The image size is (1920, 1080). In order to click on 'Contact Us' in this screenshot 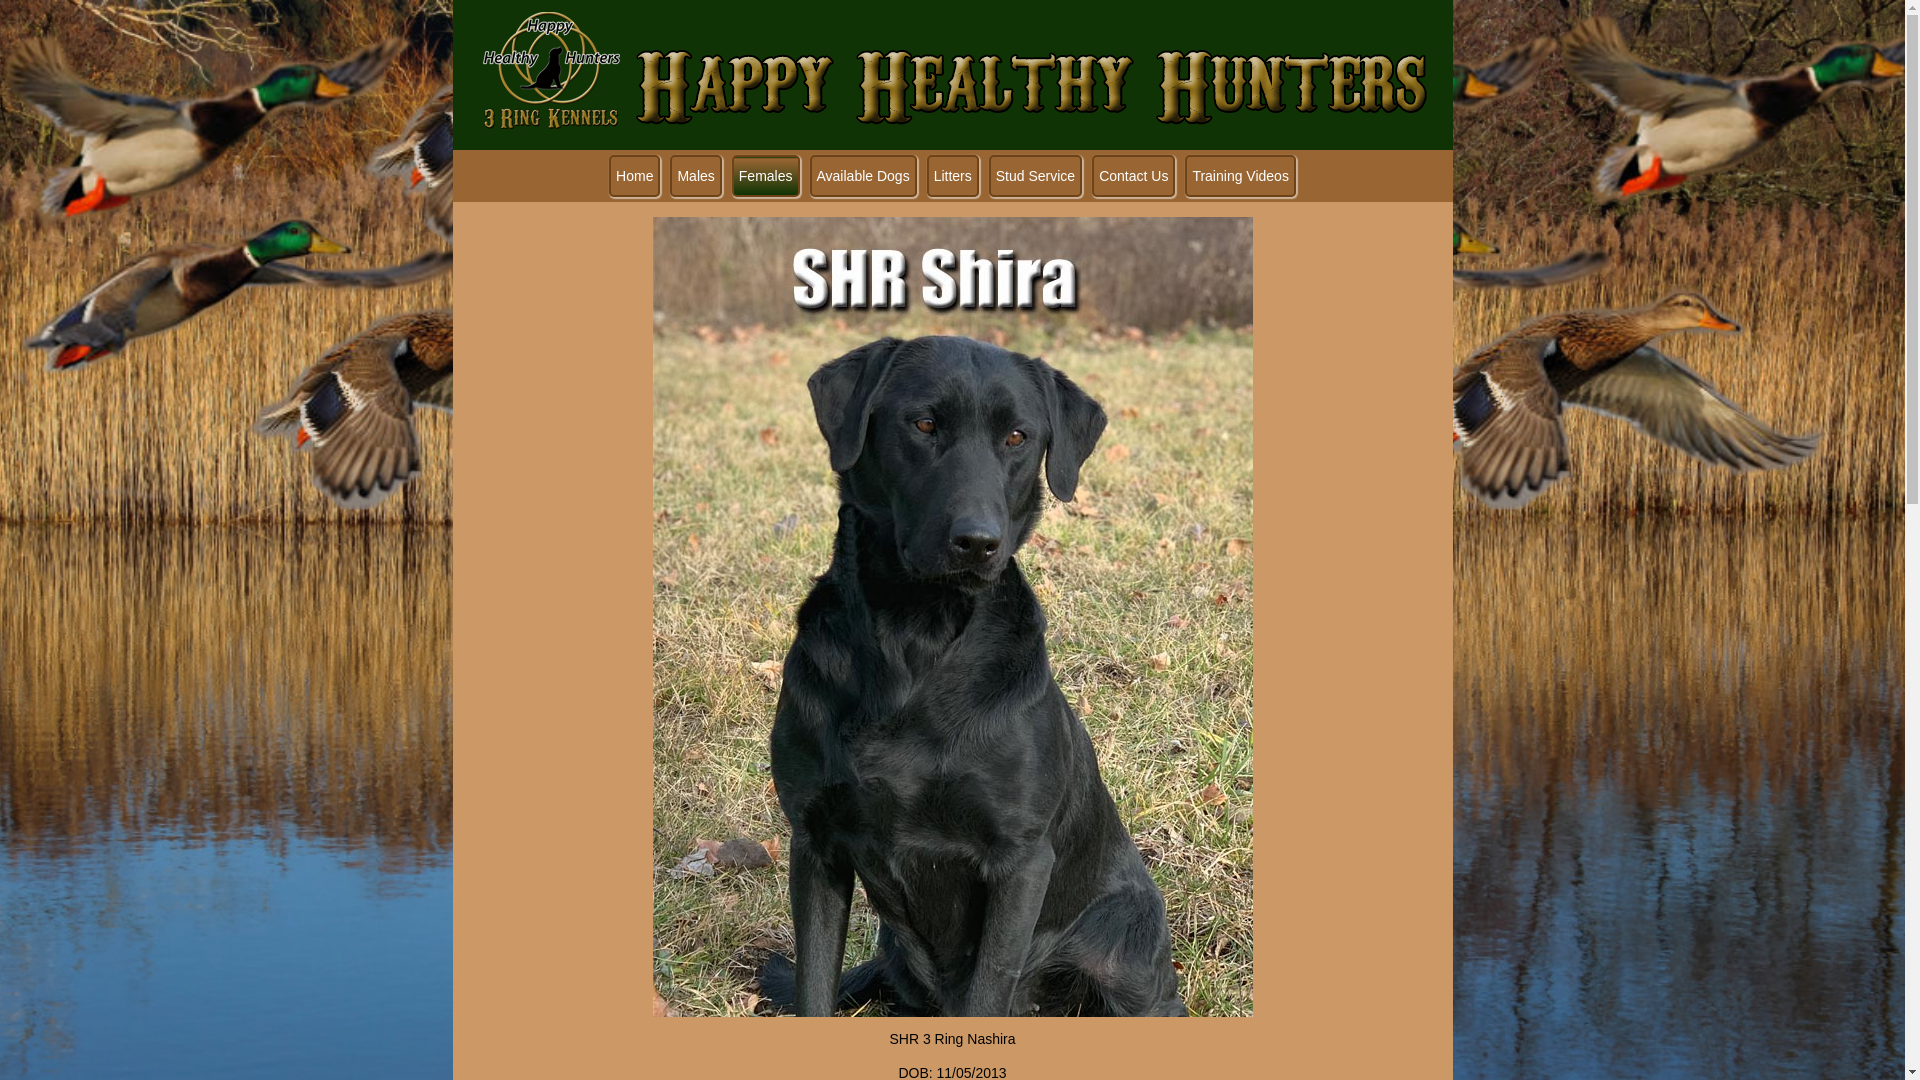, I will do `click(1133, 175)`.